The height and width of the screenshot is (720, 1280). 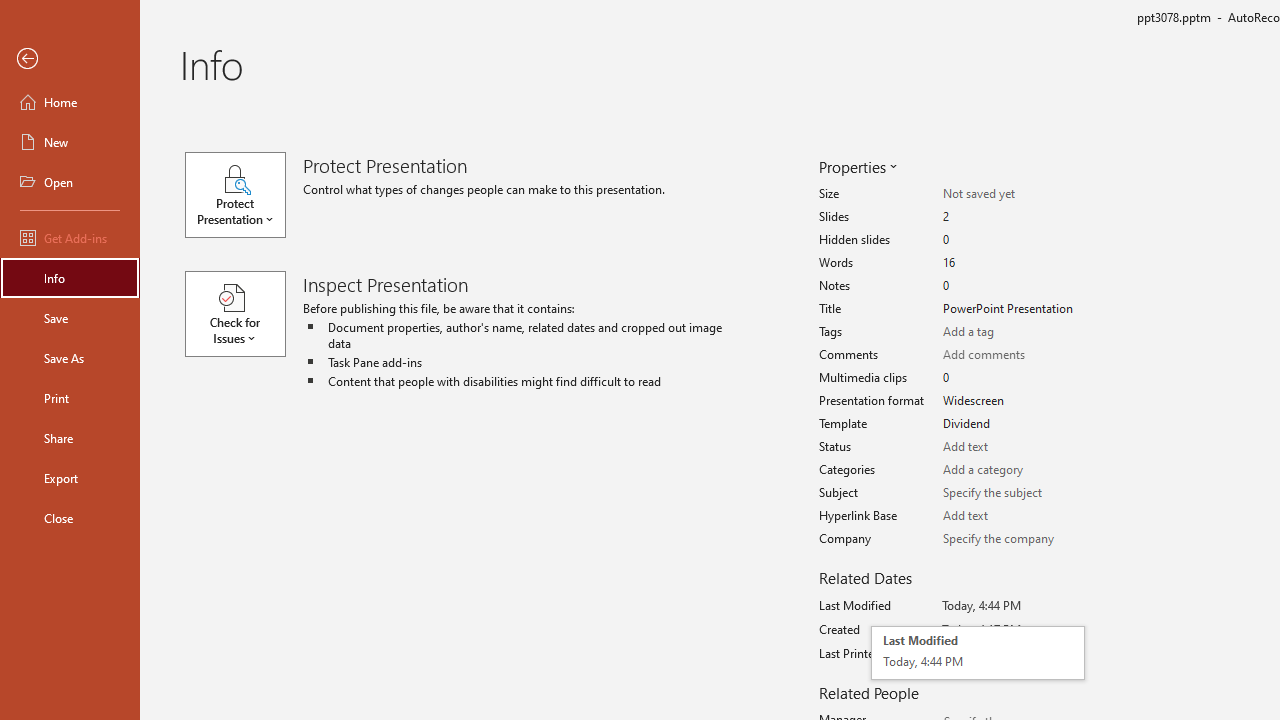 I want to click on 'Size', so click(x=1012, y=194).